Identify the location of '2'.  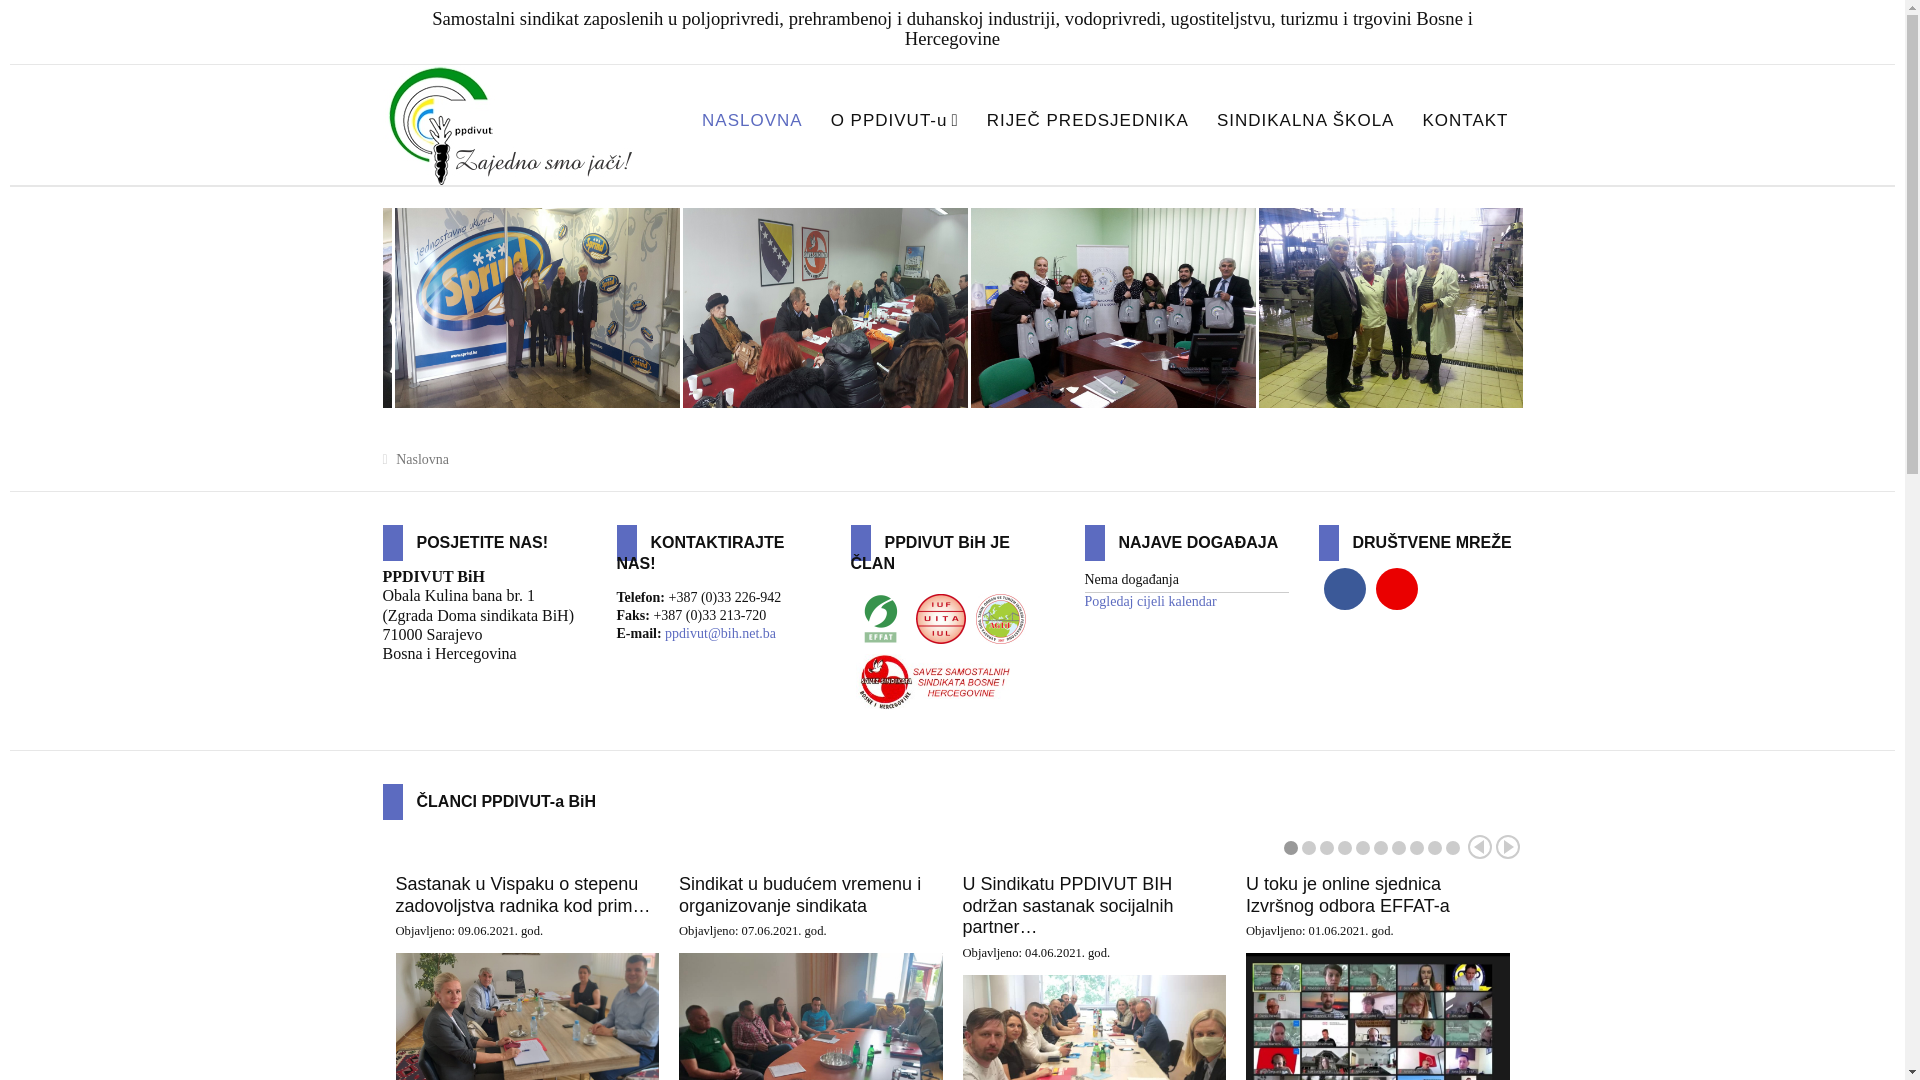
(1301, 848).